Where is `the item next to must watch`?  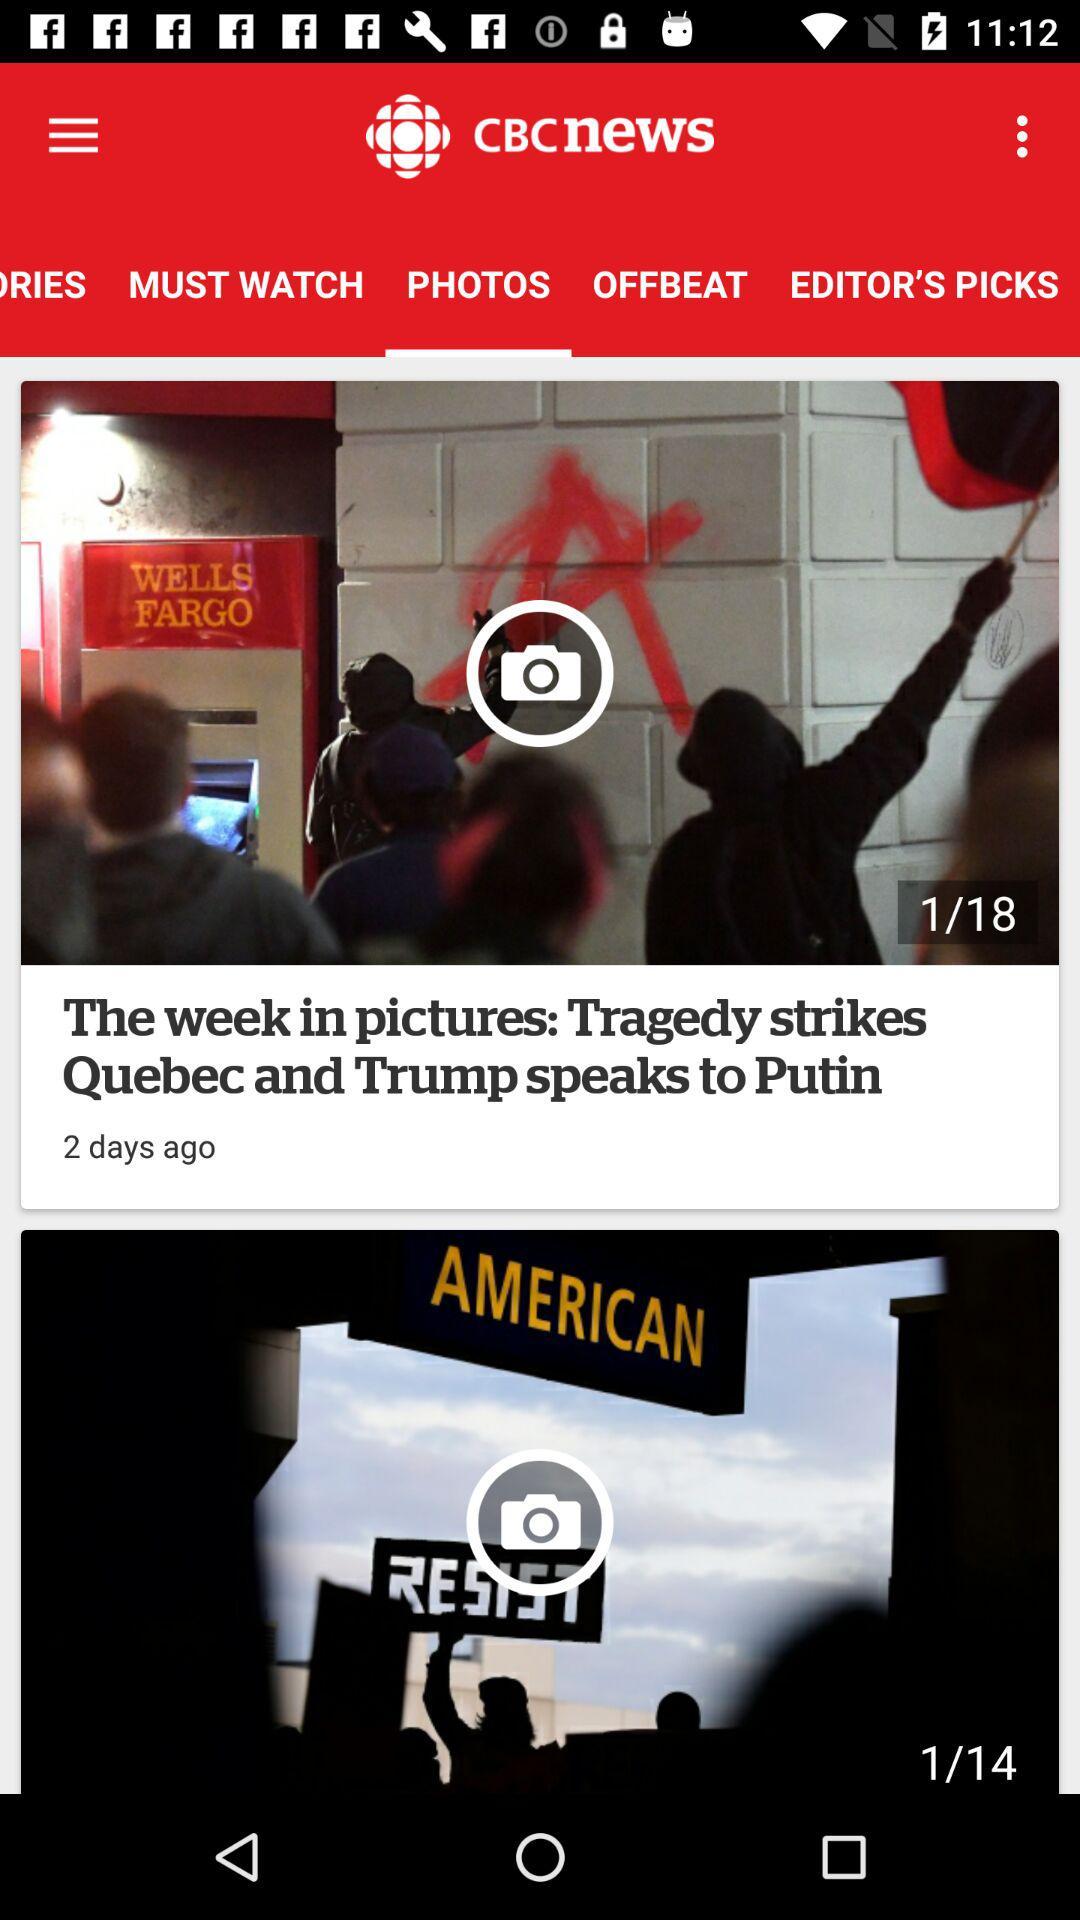 the item next to must watch is located at coordinates (52, 282).